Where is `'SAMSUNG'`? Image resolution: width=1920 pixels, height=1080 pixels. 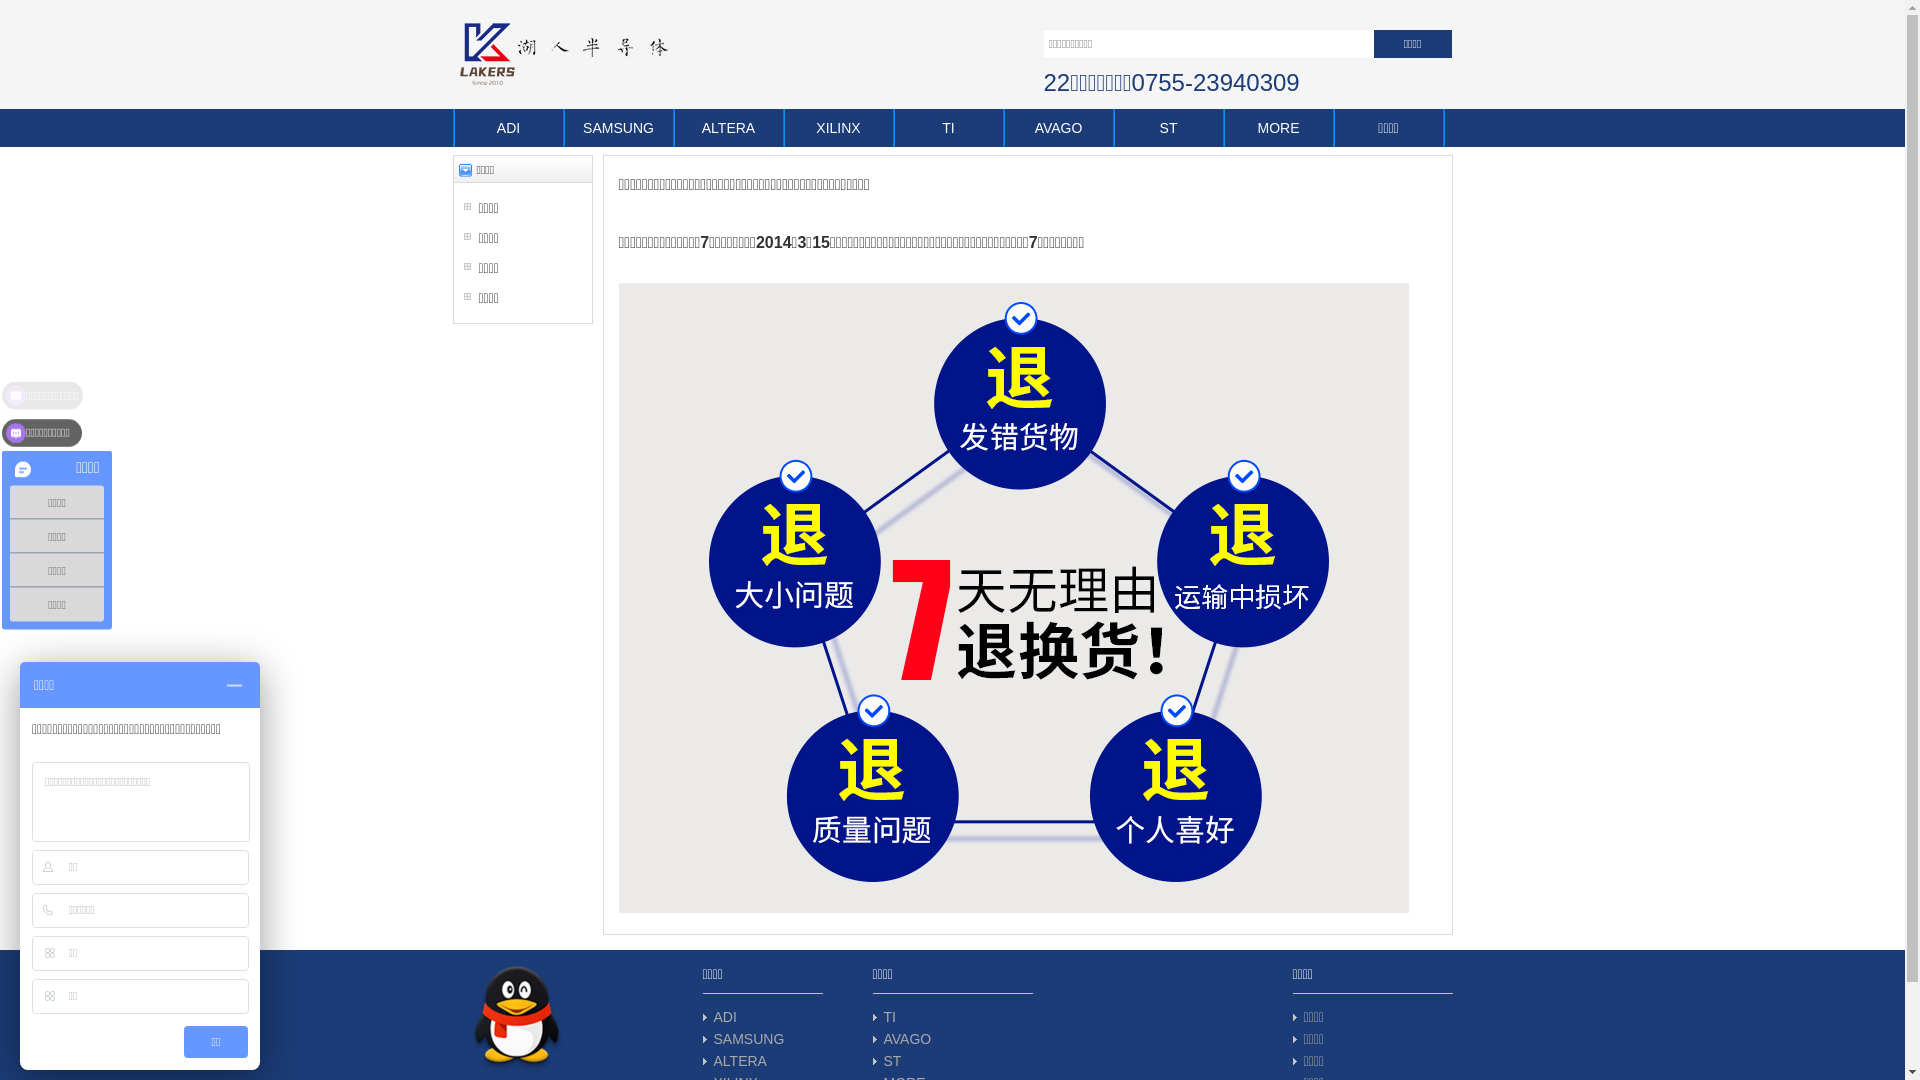 'SAMSUNG' is located at coordinates (618, 127).